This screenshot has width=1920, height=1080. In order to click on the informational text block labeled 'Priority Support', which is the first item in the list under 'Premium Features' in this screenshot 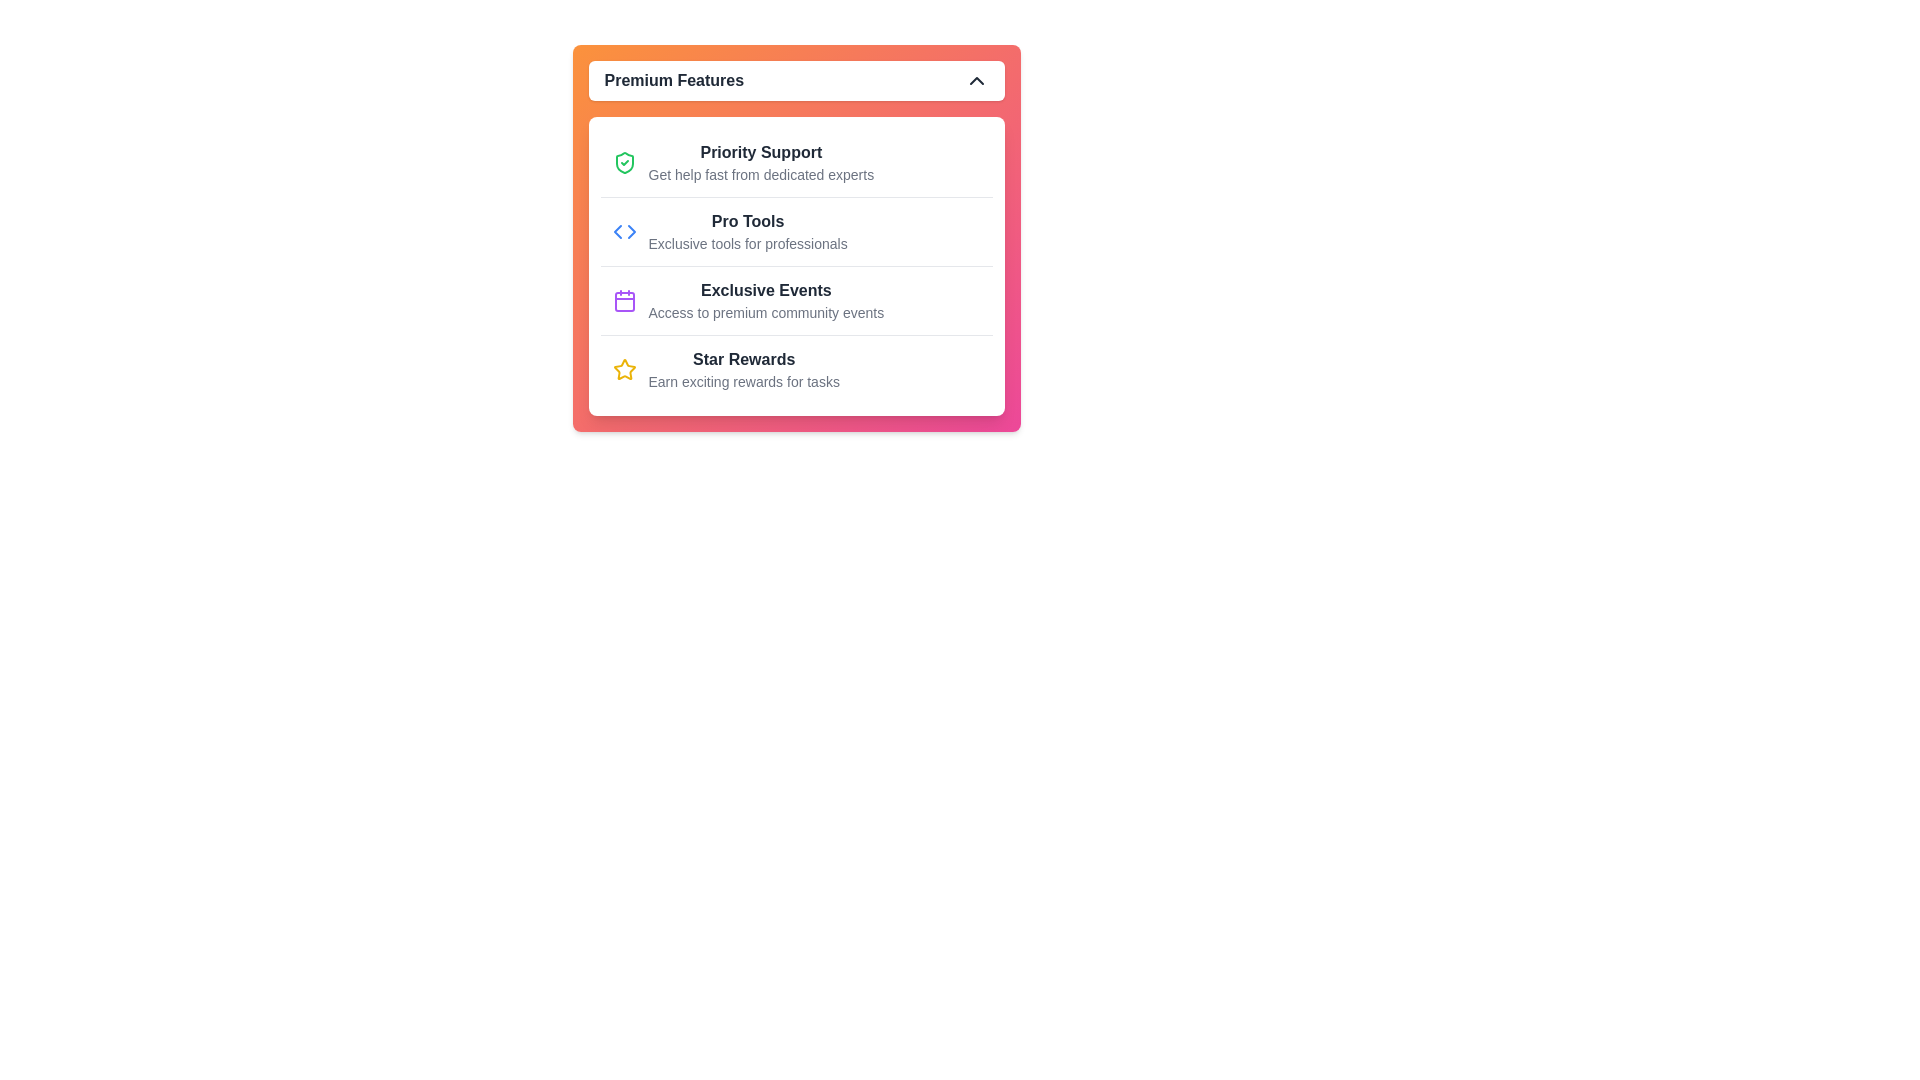, I will do `click(760, 161)`.